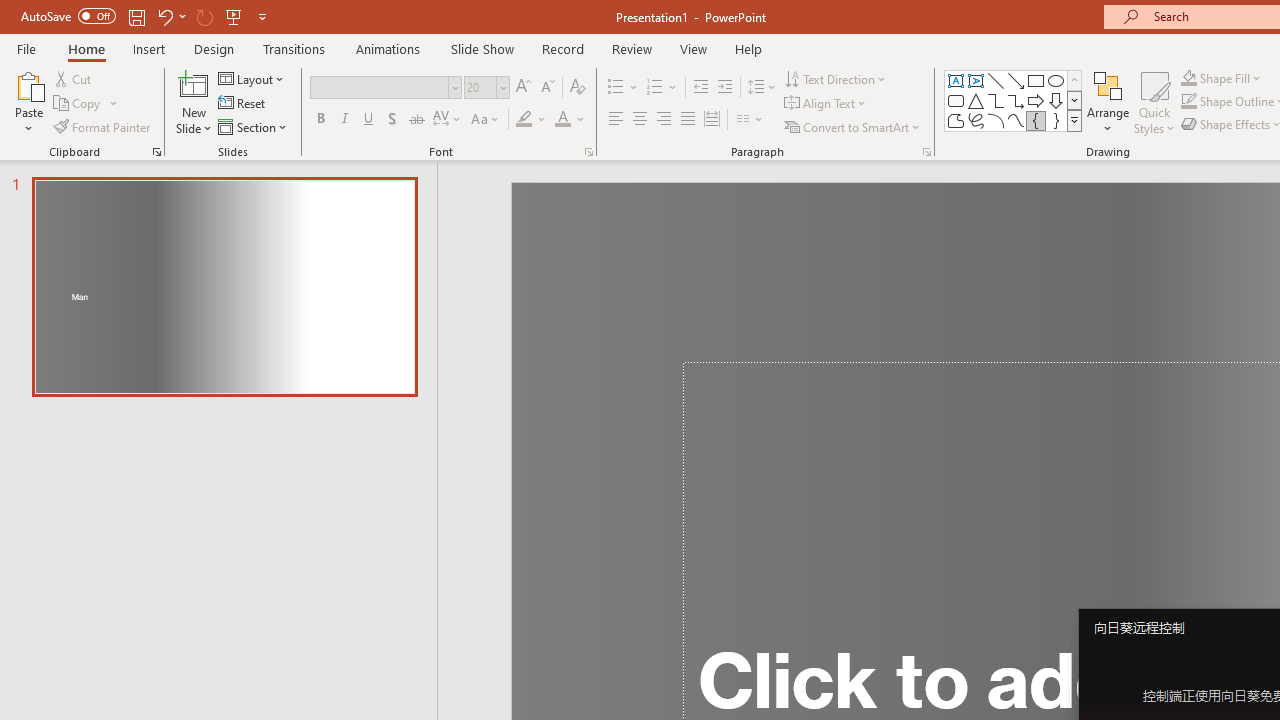  Describe the element at coordinates (1189, 101) in the screenshot. I see `'Shape Outline Blue, Accent 1'` at that location.